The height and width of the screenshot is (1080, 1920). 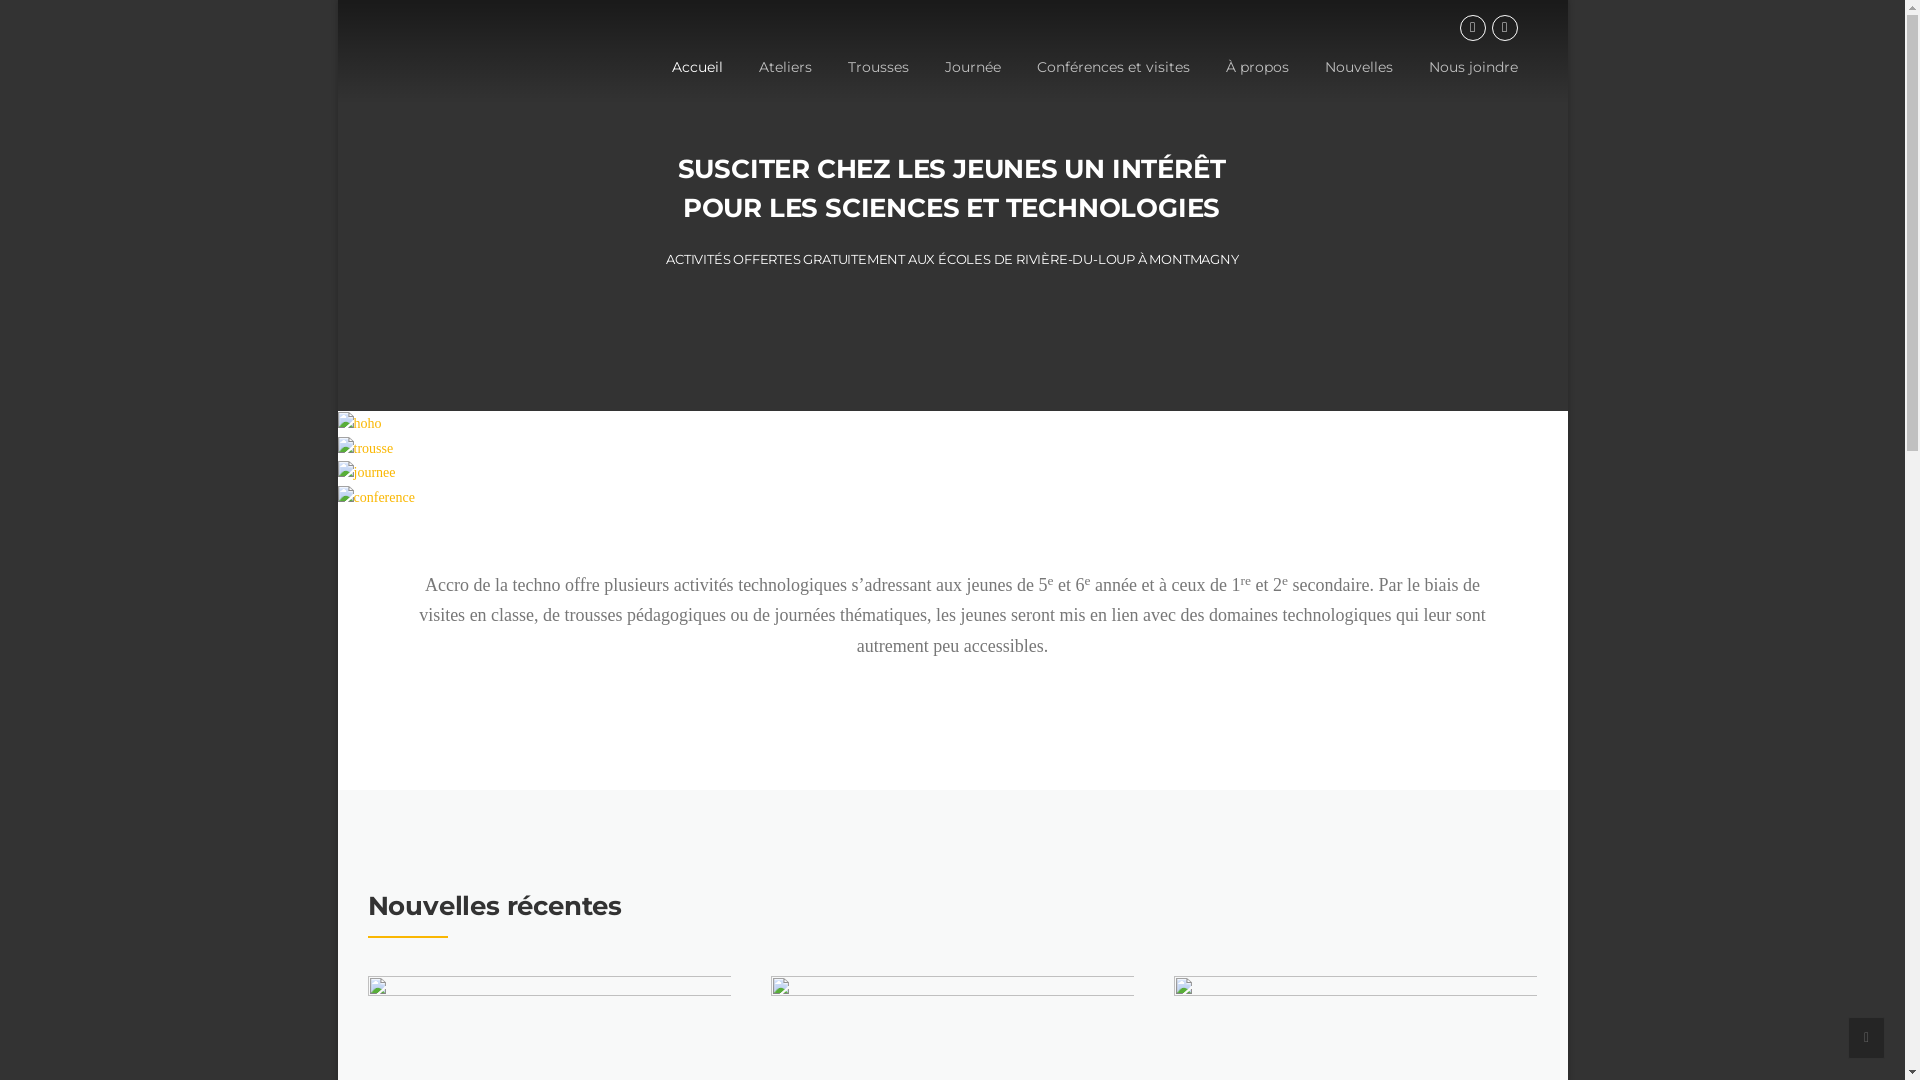 I want to click on 'trousse', so click(x=337, y=447).